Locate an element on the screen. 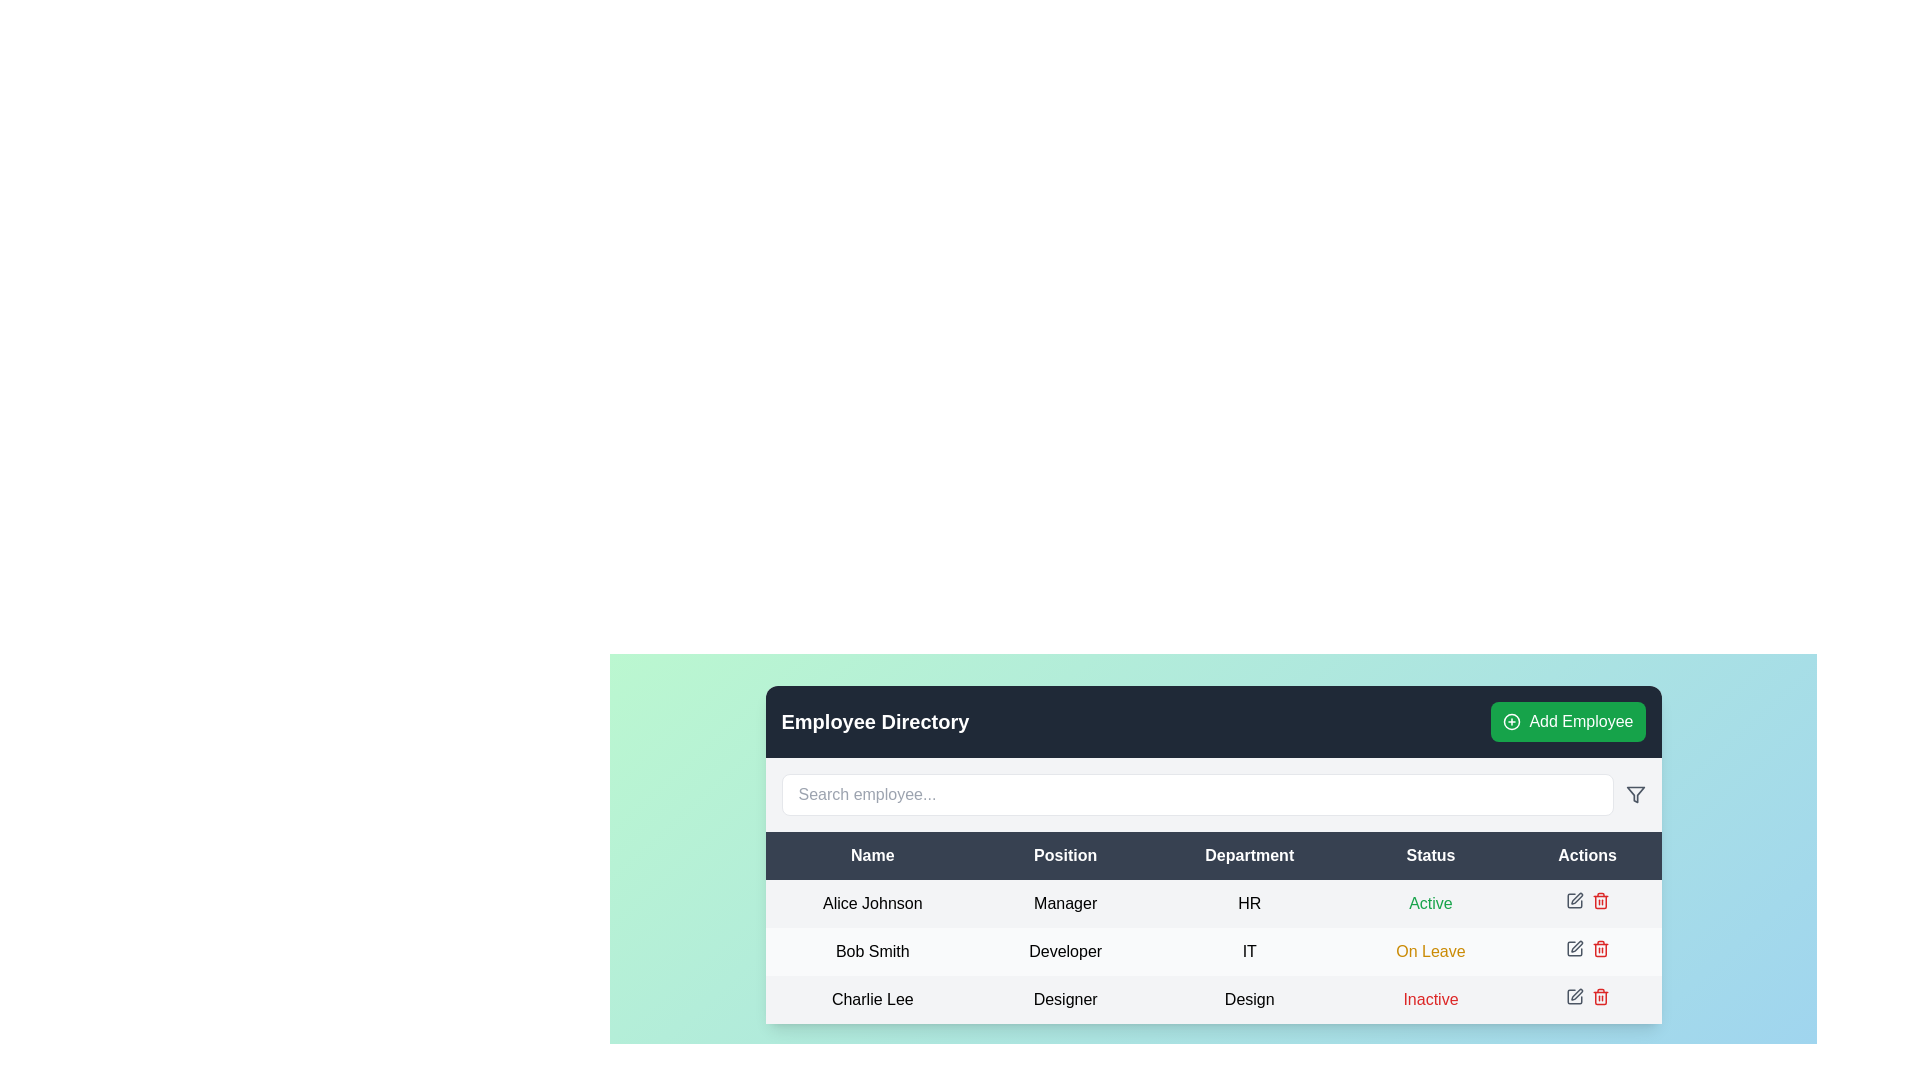 The height and width of the screenshot is (1080, 1920). the Text element displaying the name of an employee, which is the first entry in the 'Name' column of the table is located at coordinates (872, 903).